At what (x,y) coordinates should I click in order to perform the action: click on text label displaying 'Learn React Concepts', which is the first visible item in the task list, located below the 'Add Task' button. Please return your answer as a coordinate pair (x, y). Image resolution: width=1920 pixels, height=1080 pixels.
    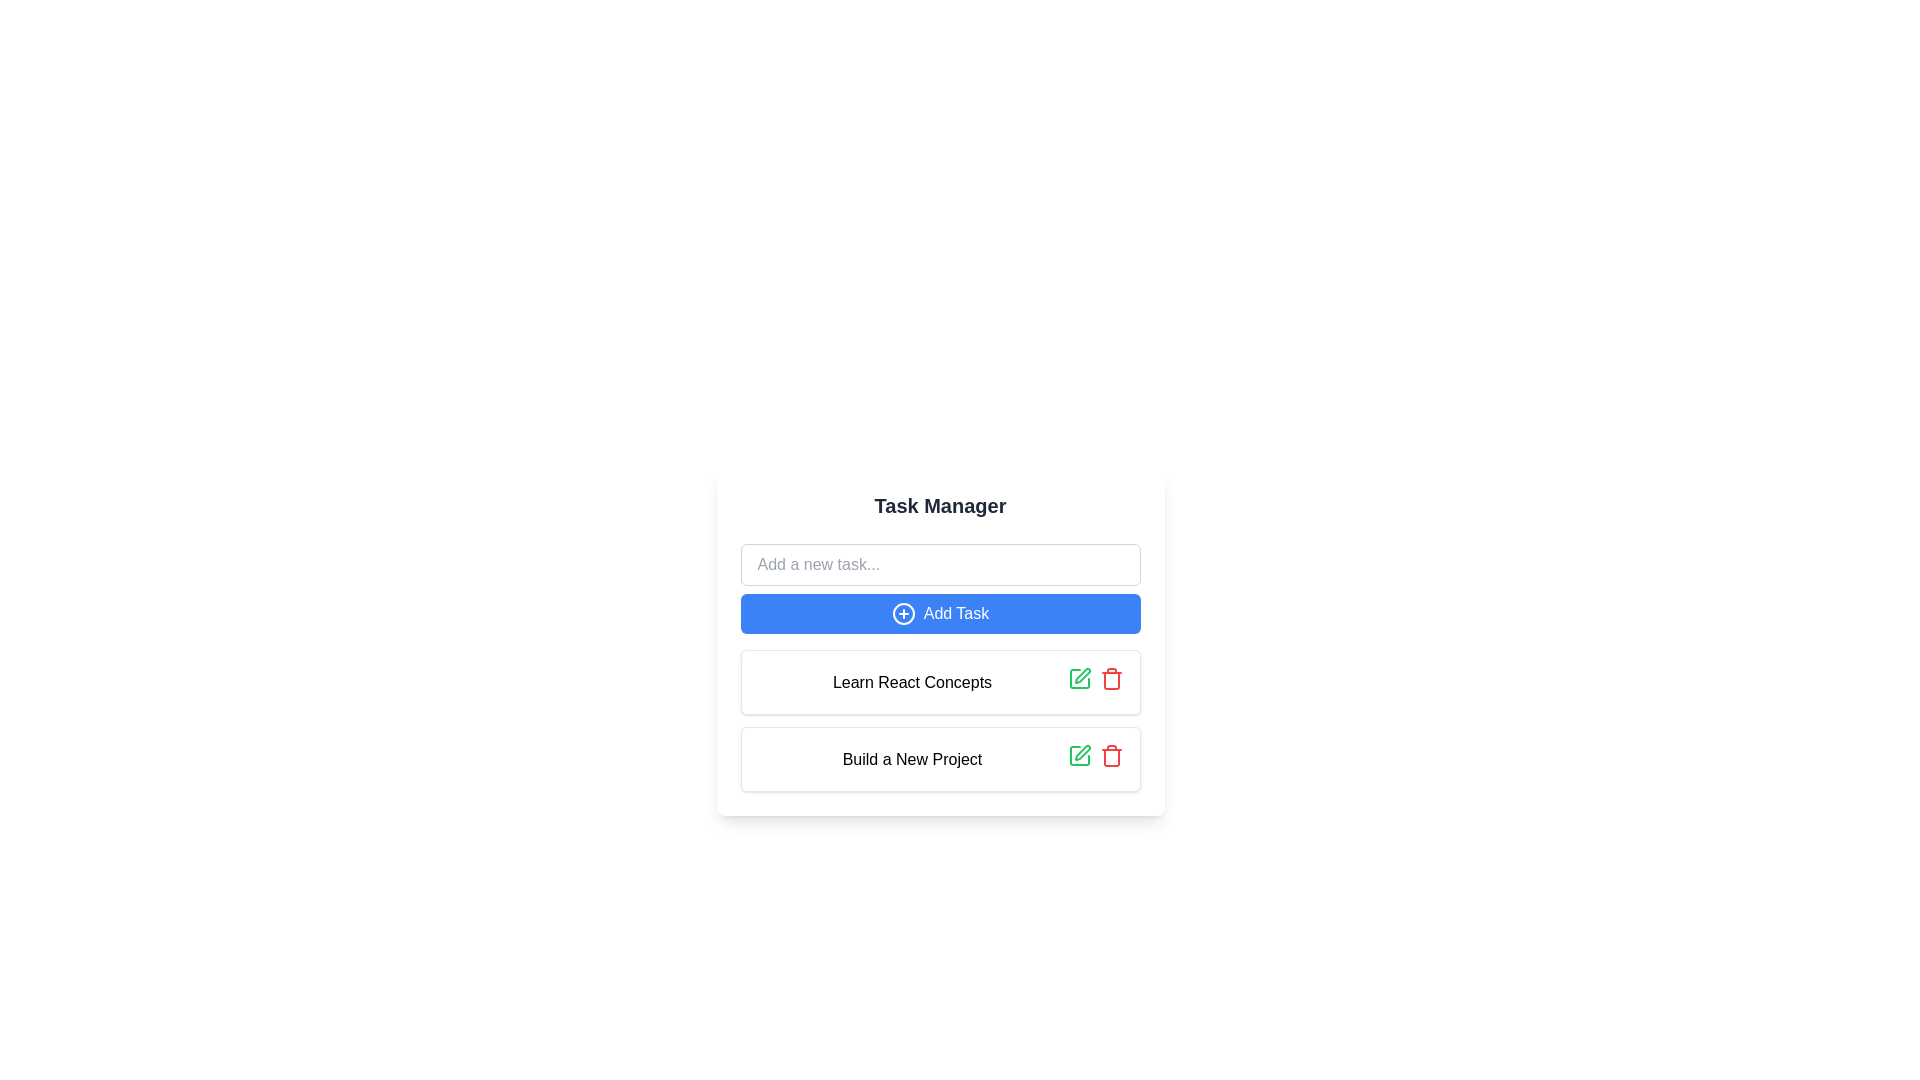
    Looking at the image, I should click on (911, 681).